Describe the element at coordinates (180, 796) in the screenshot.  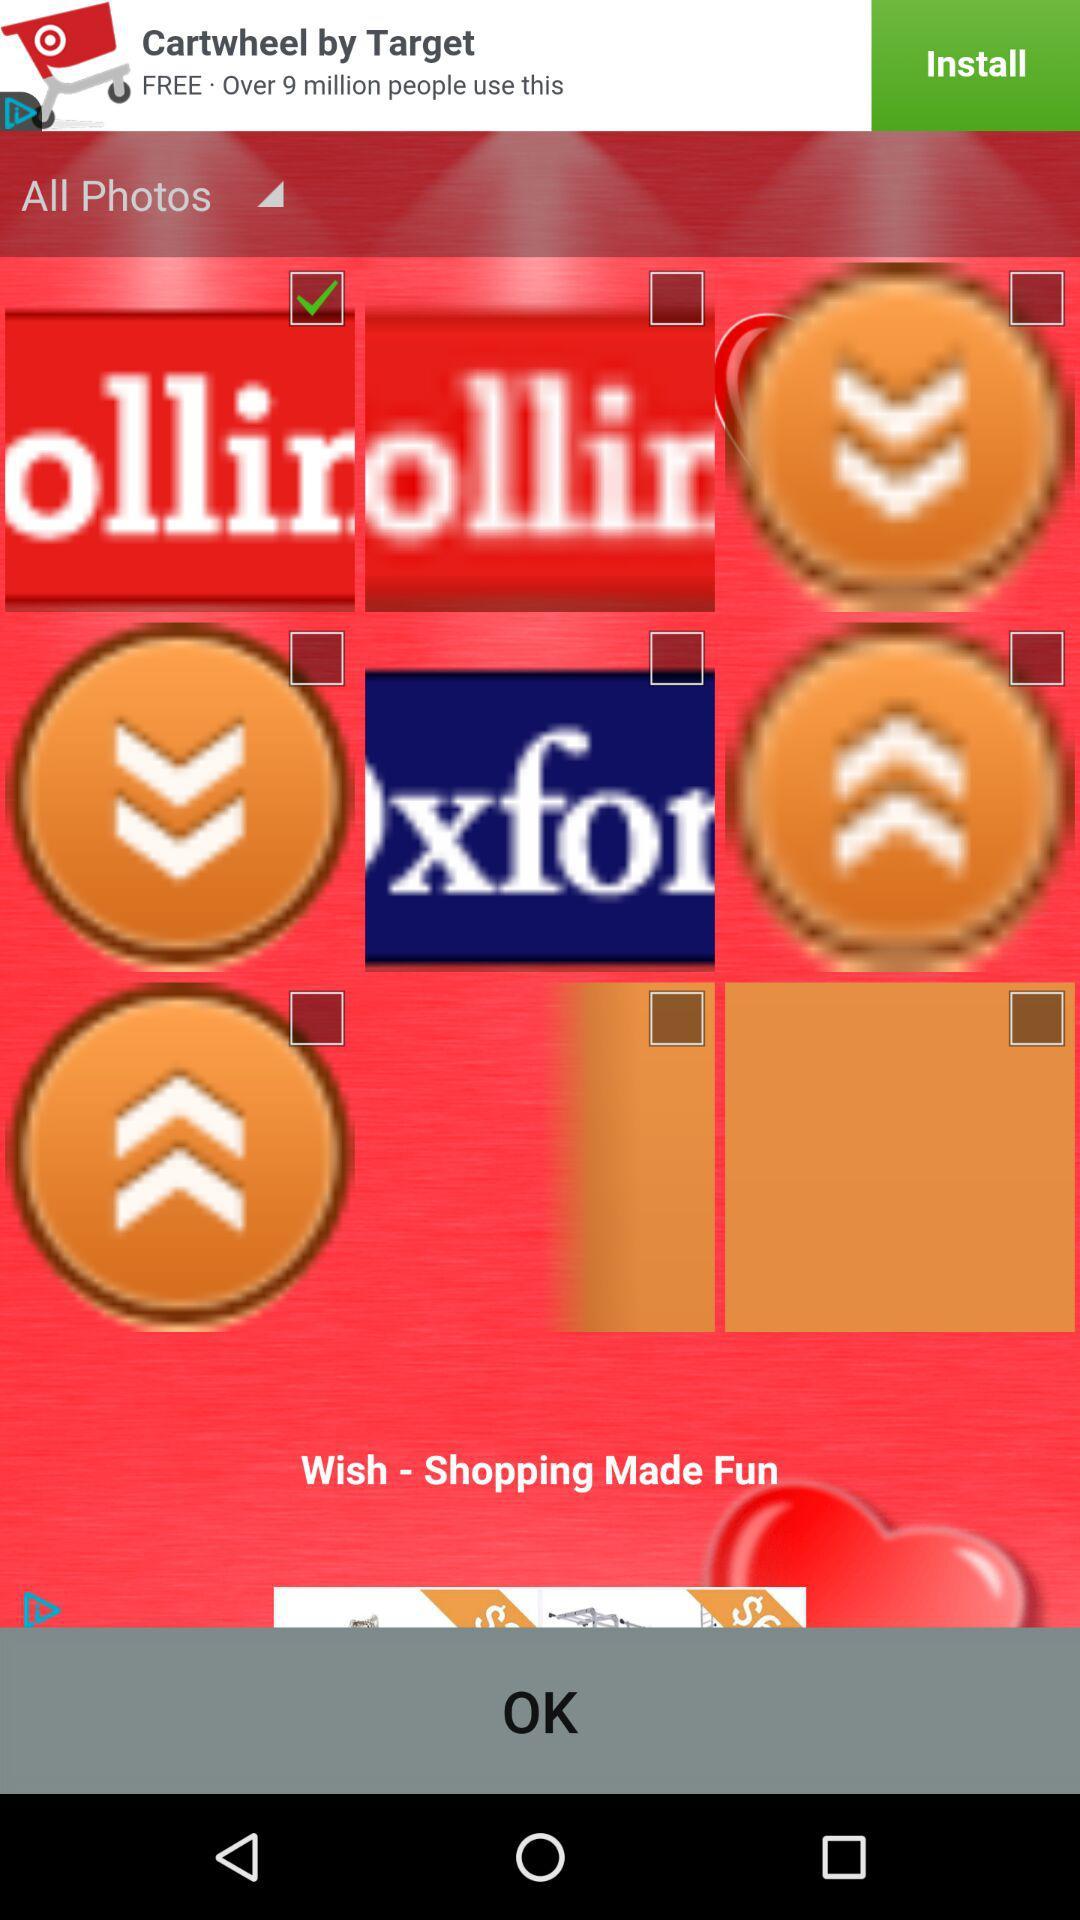
I see `the first image in second row` at that location.